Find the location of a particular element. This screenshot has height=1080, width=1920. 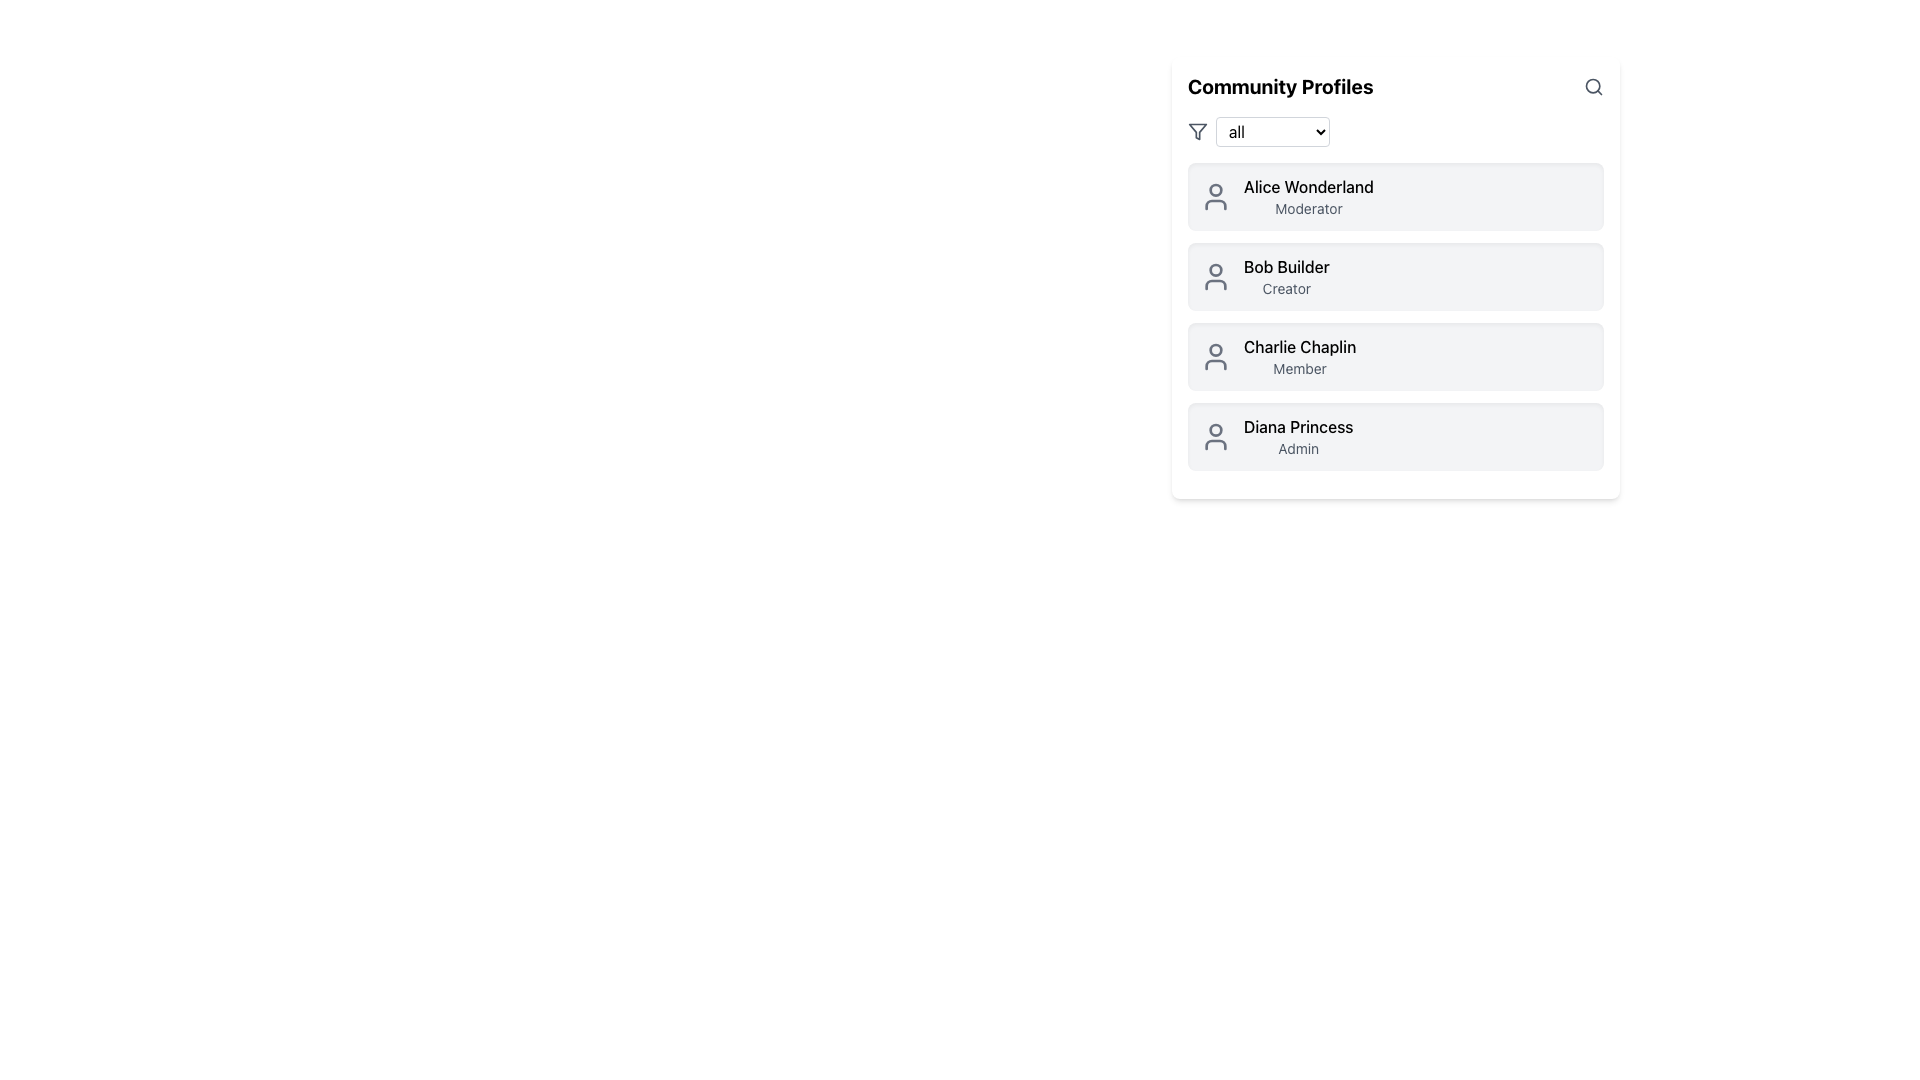

SVG circle element that represents the lens of the magnifying glass icon located in the top right corner of the interface using developer tools is located at coordinates (1592, 85).